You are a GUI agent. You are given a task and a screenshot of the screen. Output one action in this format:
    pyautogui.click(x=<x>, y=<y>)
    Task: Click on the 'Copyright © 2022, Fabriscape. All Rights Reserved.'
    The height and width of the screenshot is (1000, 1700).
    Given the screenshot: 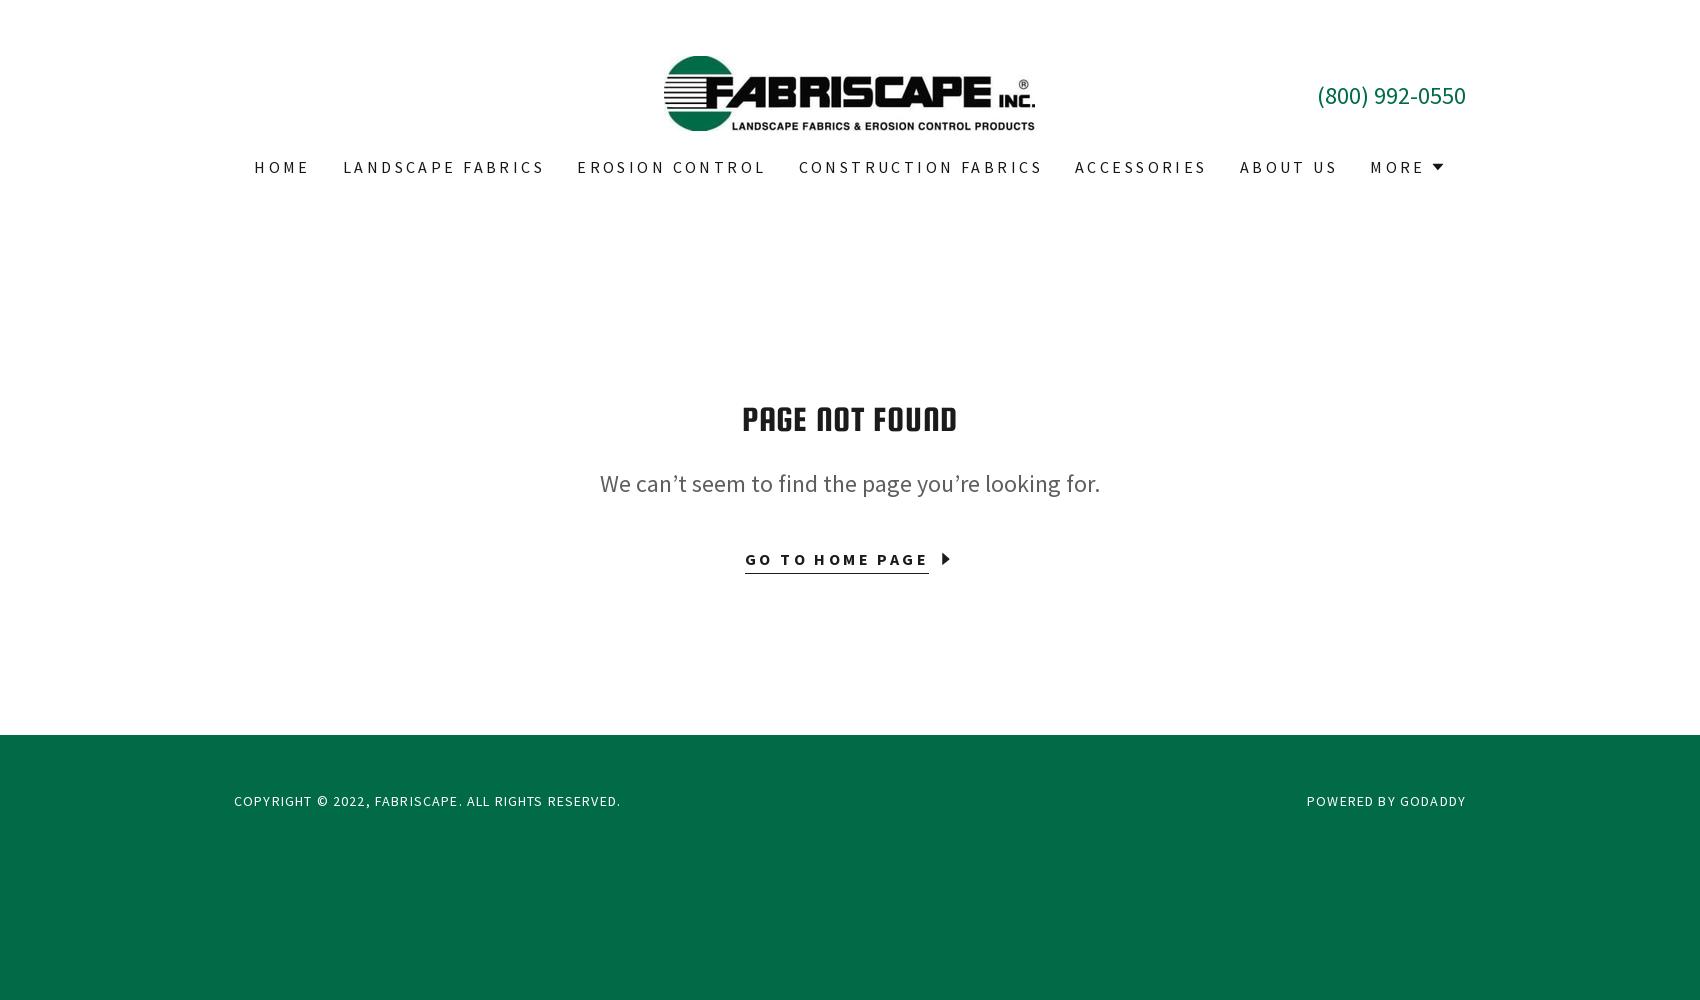 What is the action you would take?
    pyautogui.click(x=427, y=801)
    